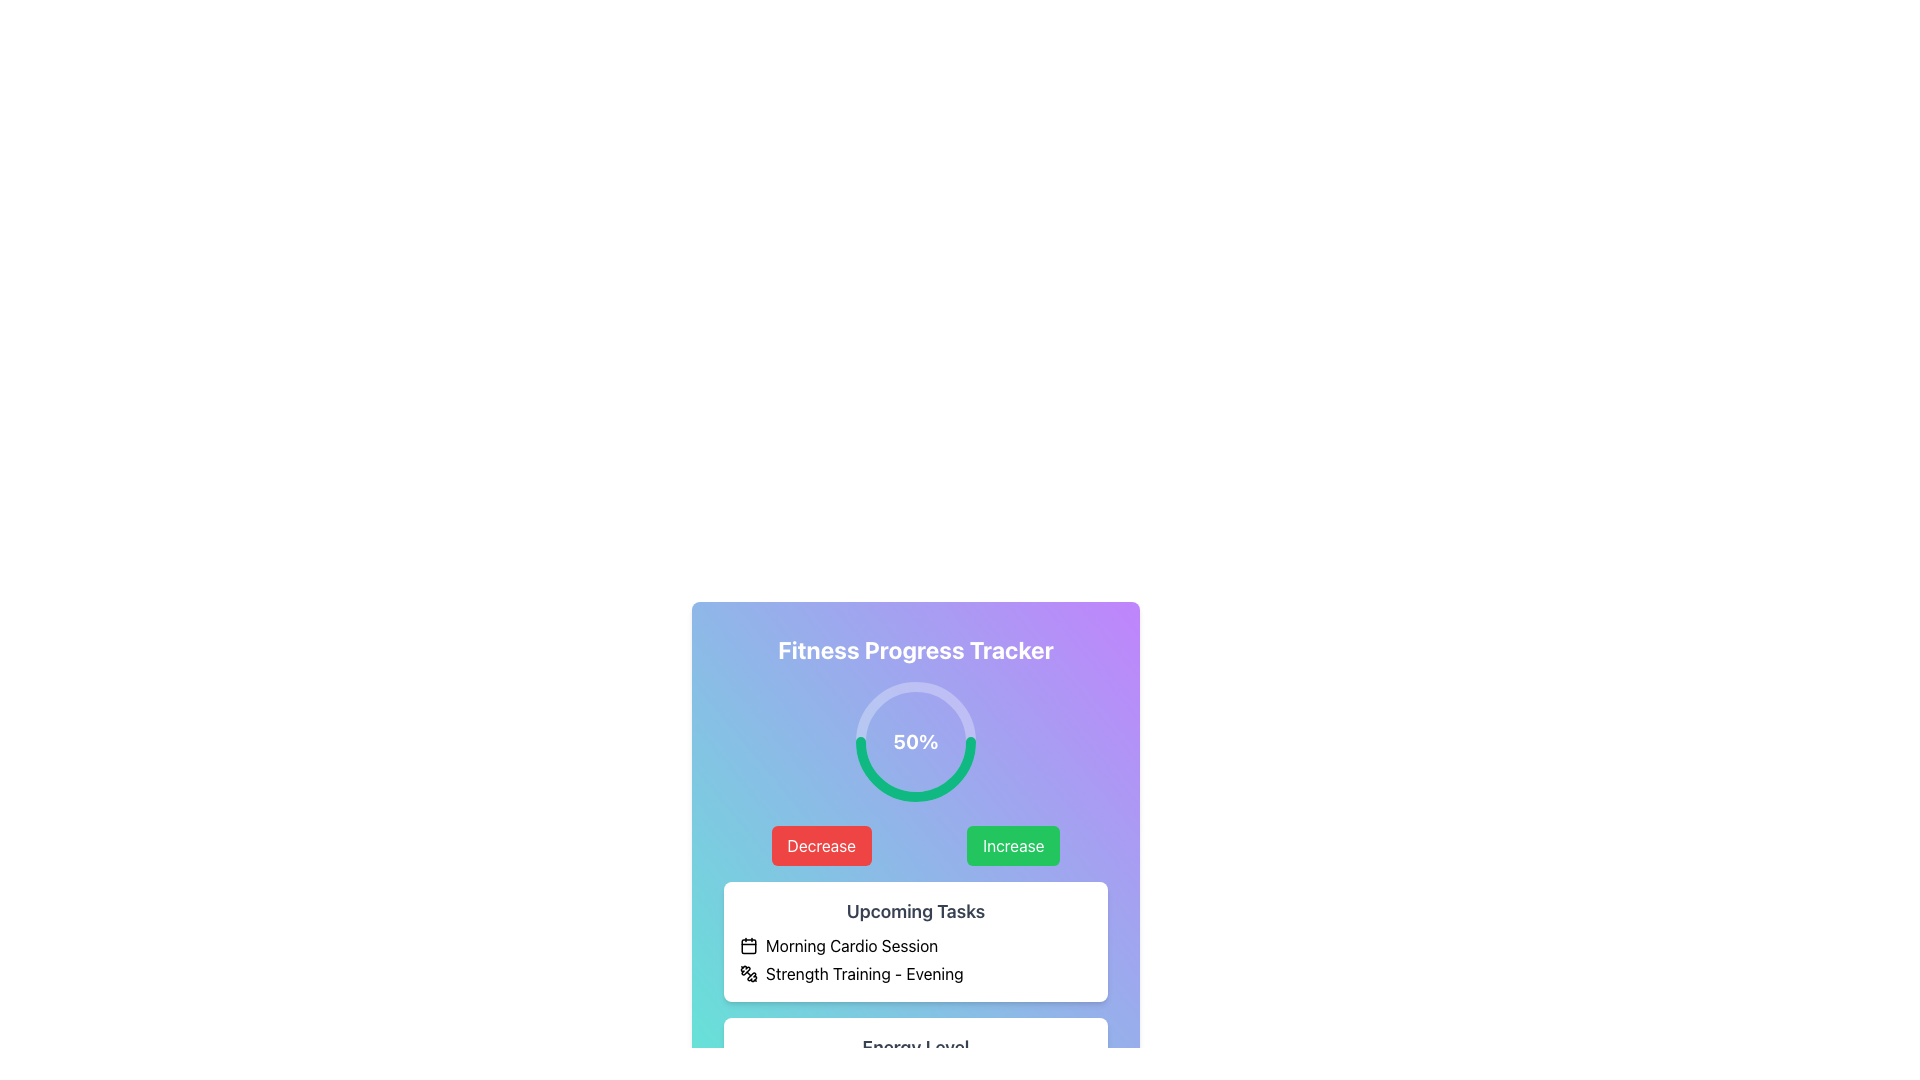 The width and height of the screenshot is (1920, 1080). I want to click on the text element that displays the progress percentage, which is centrally positioned within a circular progress indicator above the 'Decrease' and 'Increase' buttons, so click(915, 741).